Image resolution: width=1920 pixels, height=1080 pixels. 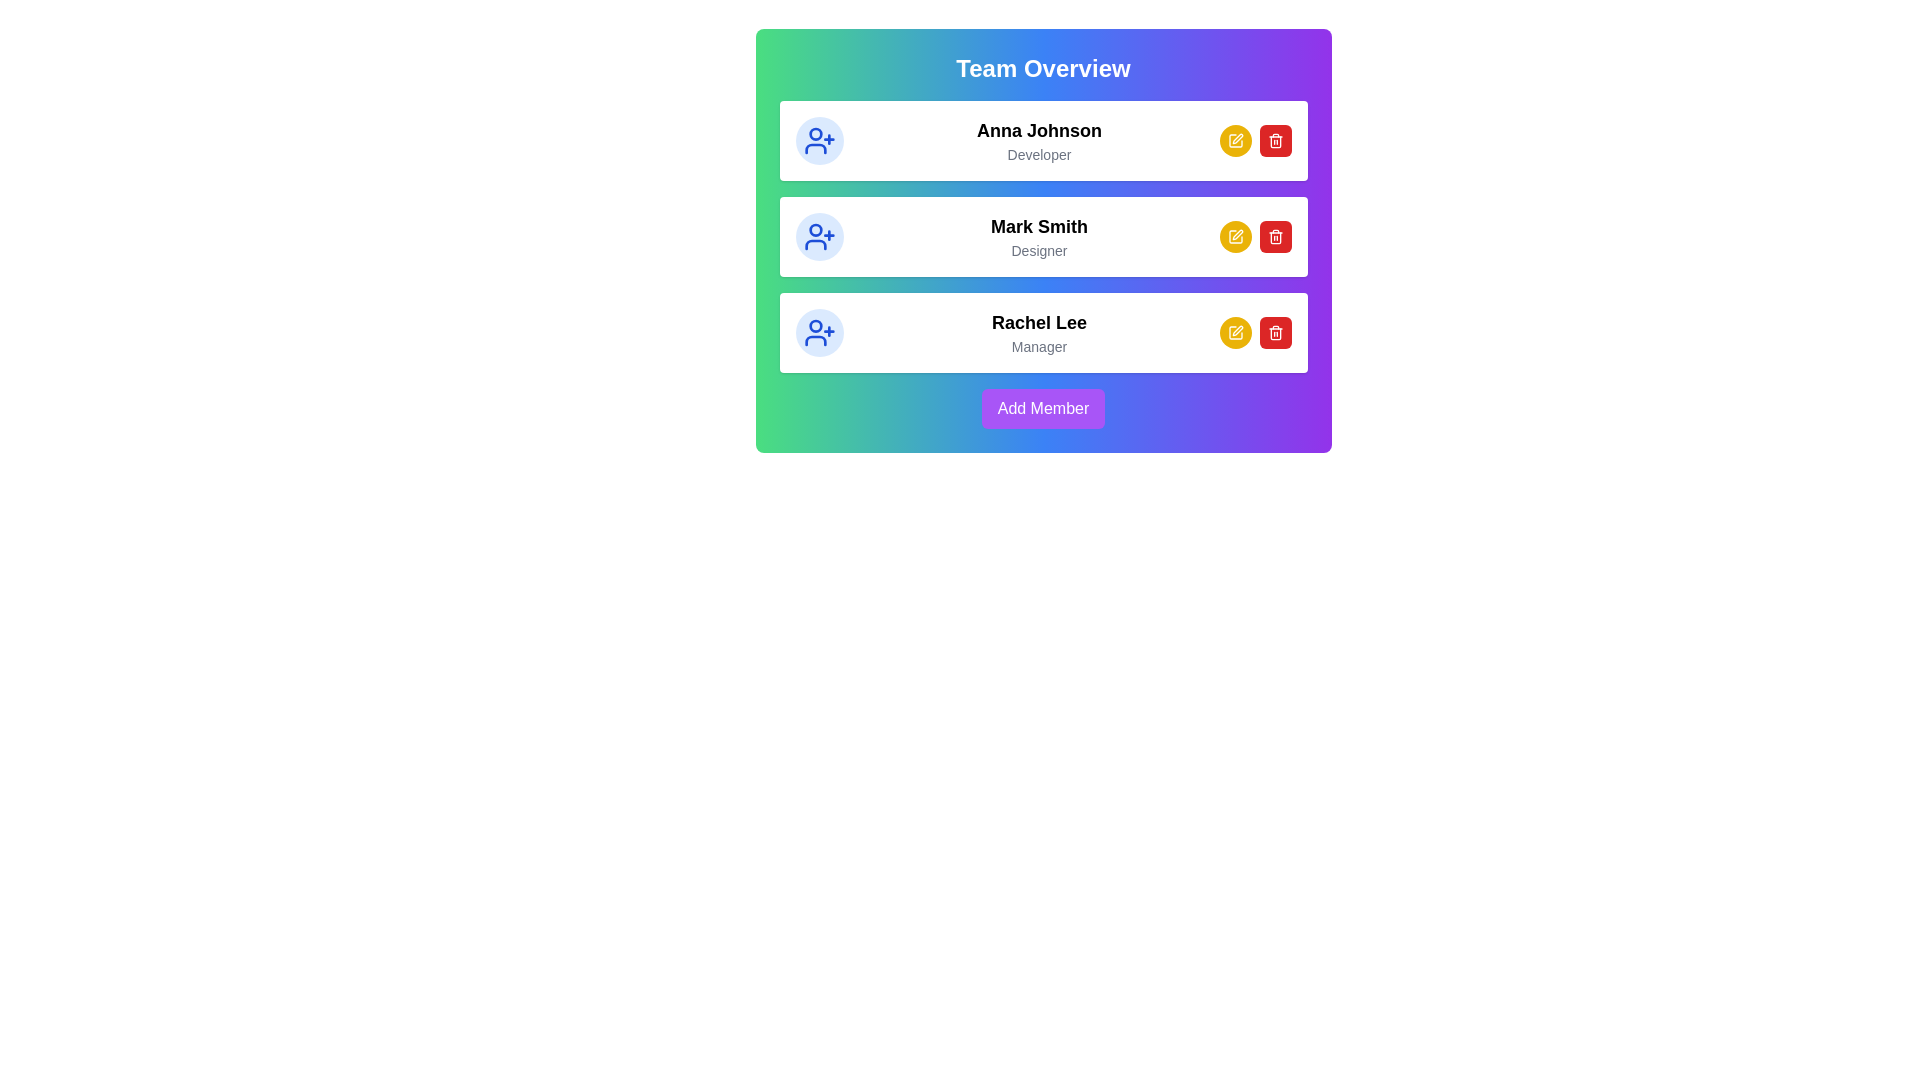 I want to click on the delete button located at the far right of the row for 'Rachel Lee, Manager' in the 'Team Overview' section, so click(x=1274, y=331).